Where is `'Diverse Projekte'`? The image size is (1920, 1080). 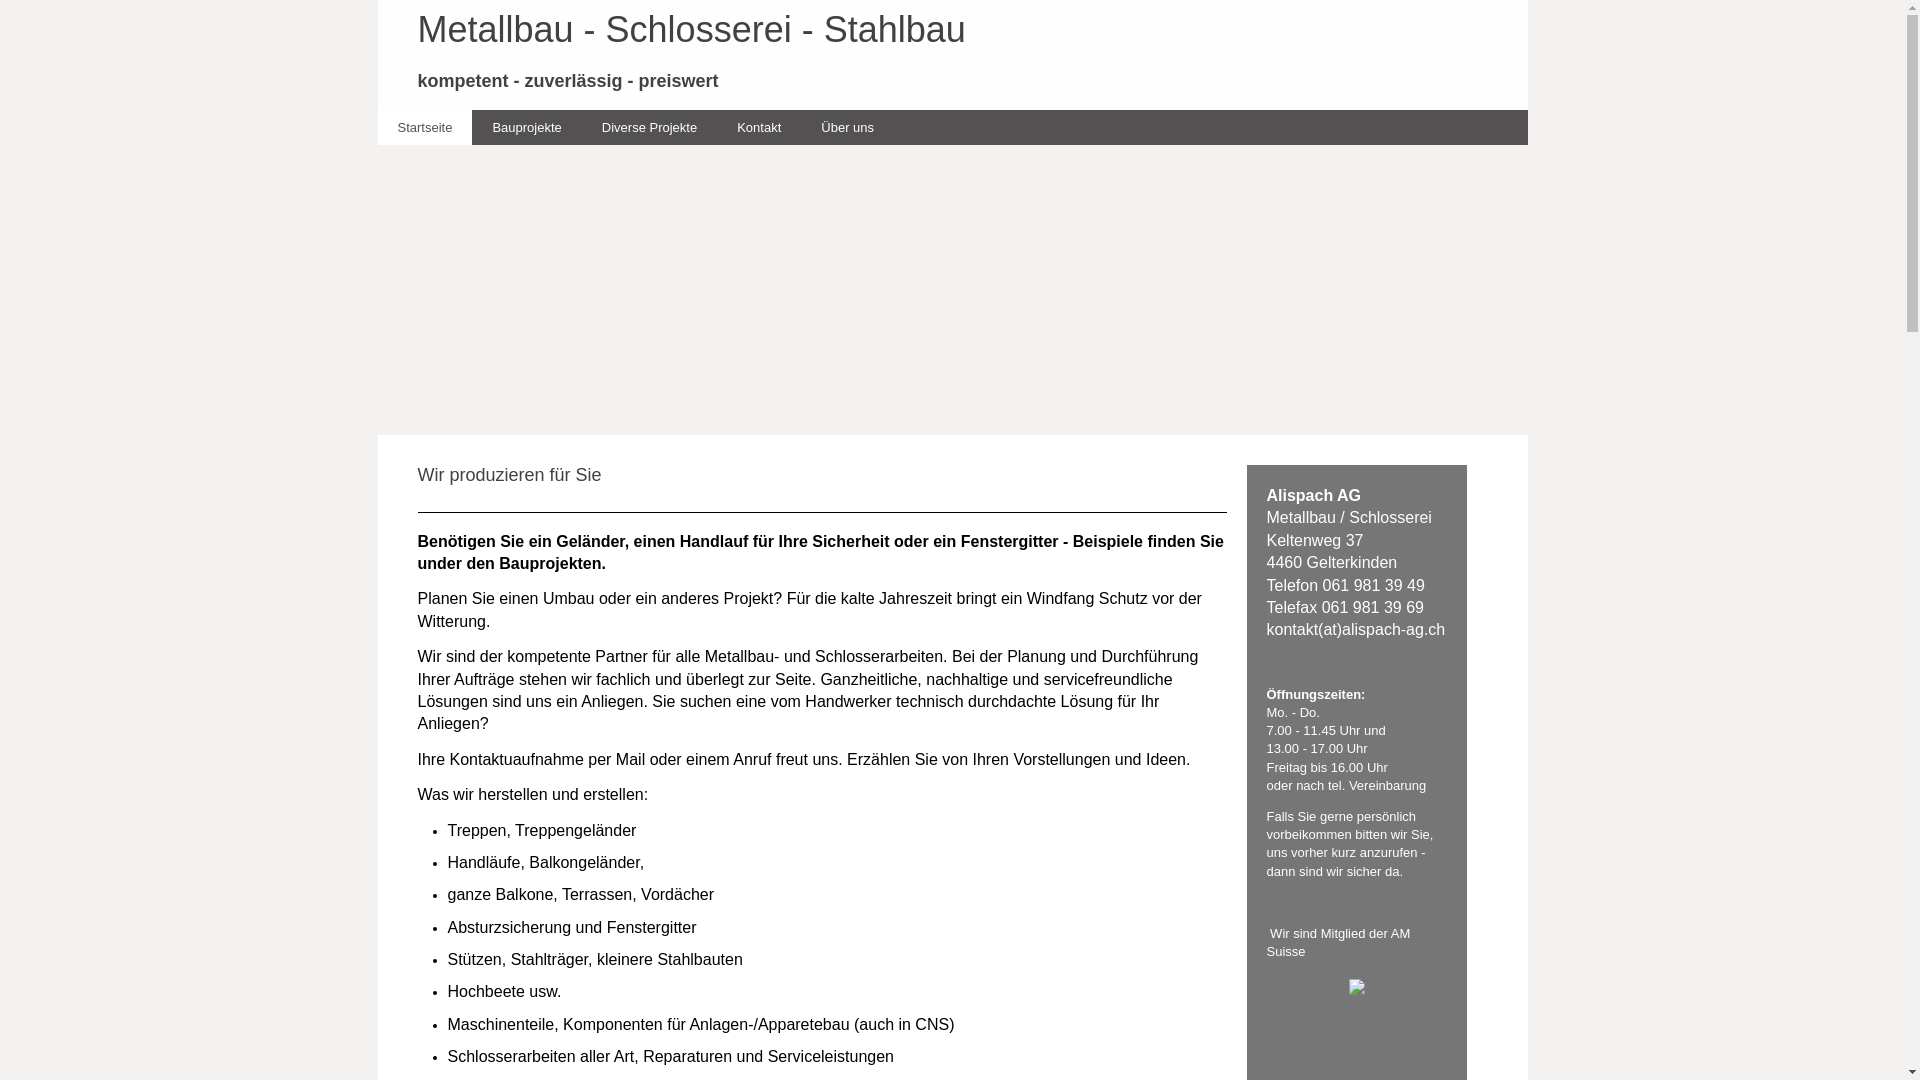
'Diverse Projekte' is located at coordinates (580, 127).